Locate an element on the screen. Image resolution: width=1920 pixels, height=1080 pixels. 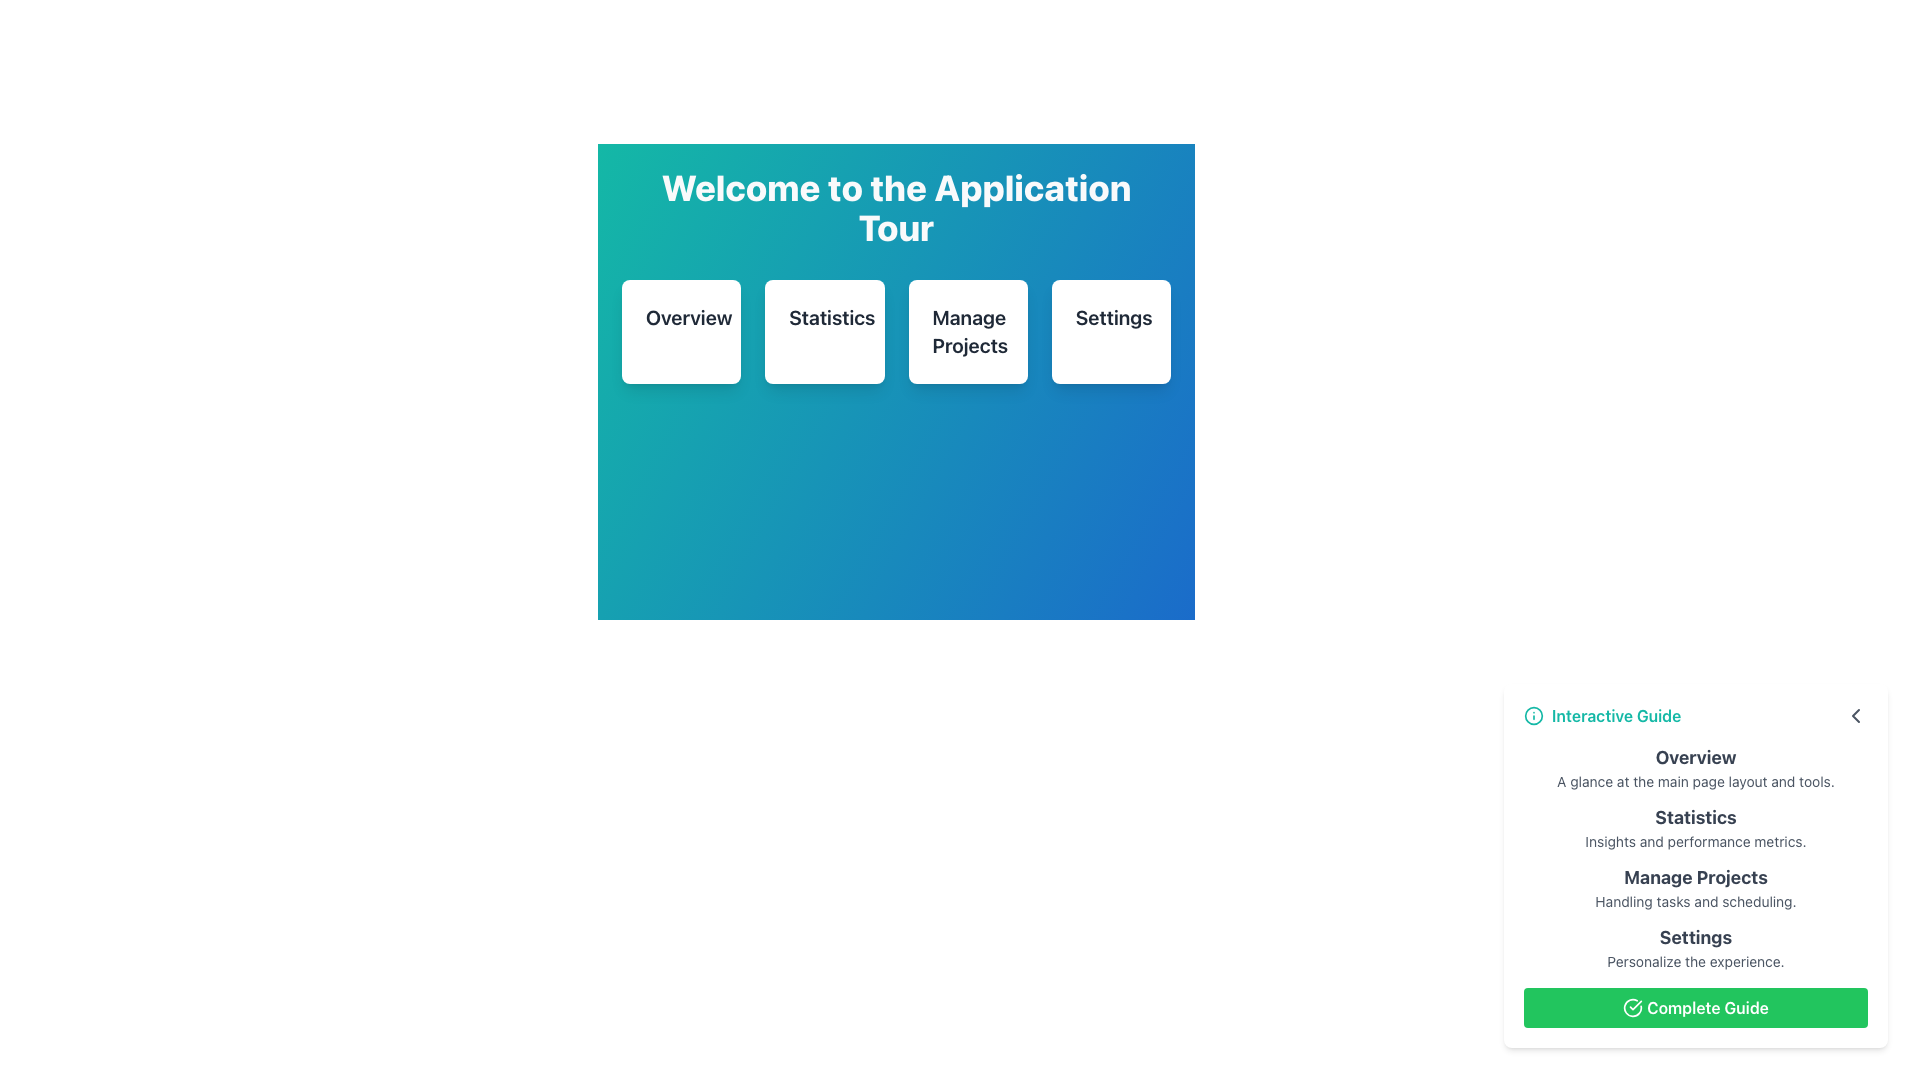
the descriptive Text Label located below the 'Manage Projects' title in the right-hand panel of the interface, which explains the purpose and functionality of the 'Manage Projects' feature is located at coordinates (1694, 902).